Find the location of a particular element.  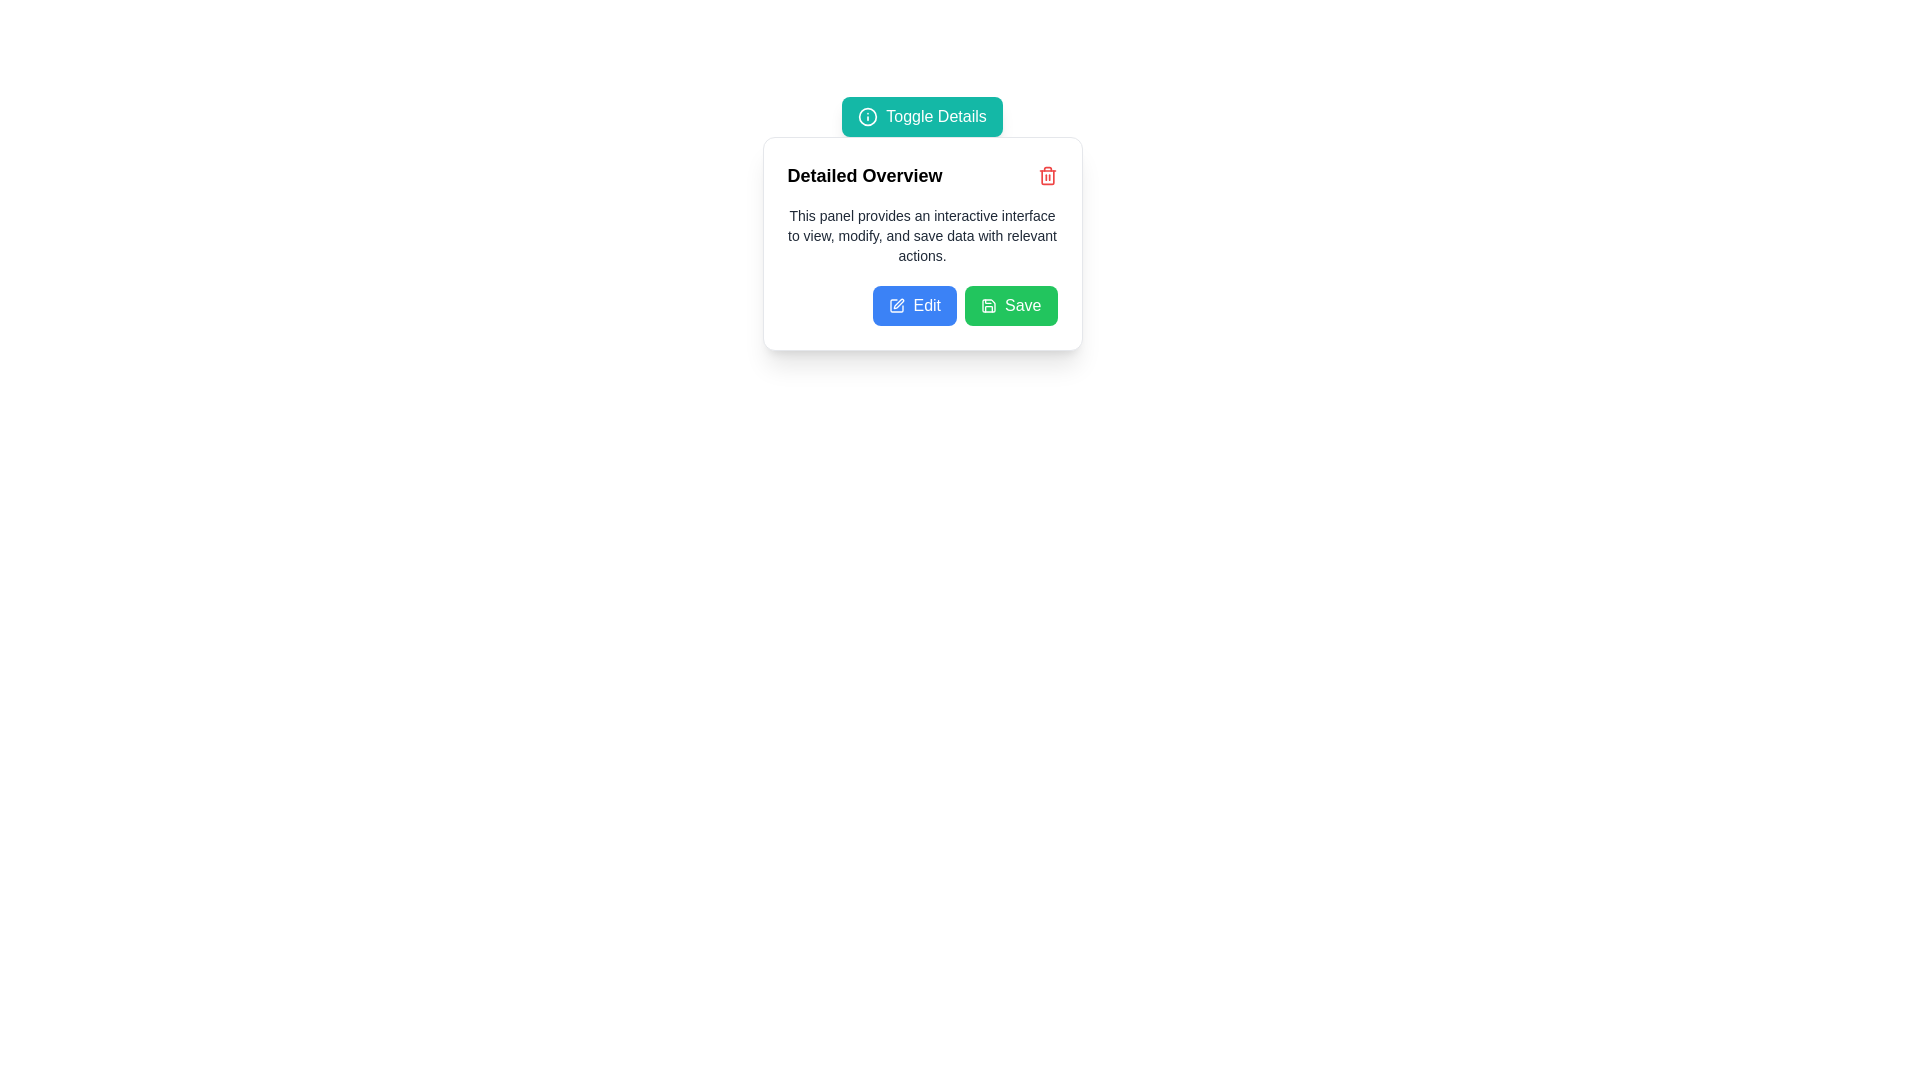

the rectangular teal button labeled 'Toggle Details' is located at coordinates (921, 116).